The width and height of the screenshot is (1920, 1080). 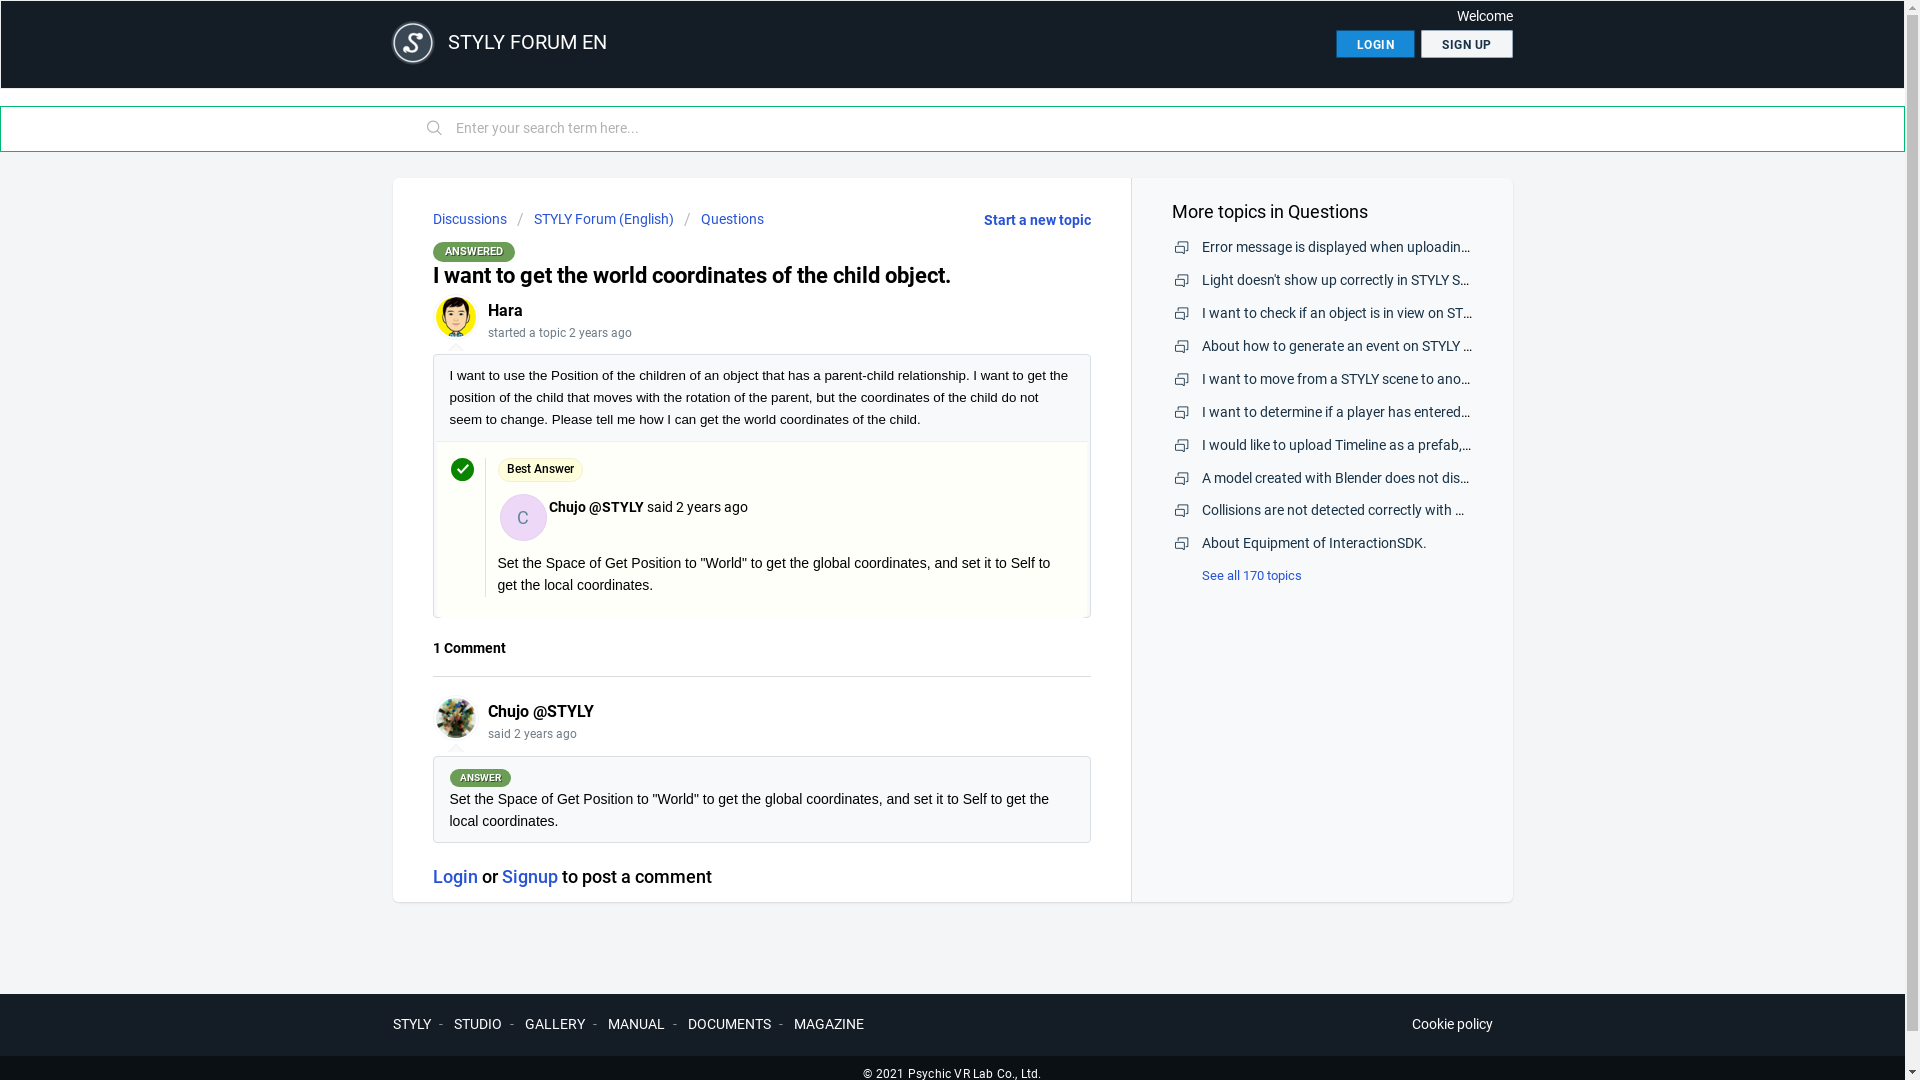 What do you see at coordinates (1362, 508) in the screenshot?
I see `'Collisions are not detected correctly with PlayMaker.'` at bounding box center [1362, 508].